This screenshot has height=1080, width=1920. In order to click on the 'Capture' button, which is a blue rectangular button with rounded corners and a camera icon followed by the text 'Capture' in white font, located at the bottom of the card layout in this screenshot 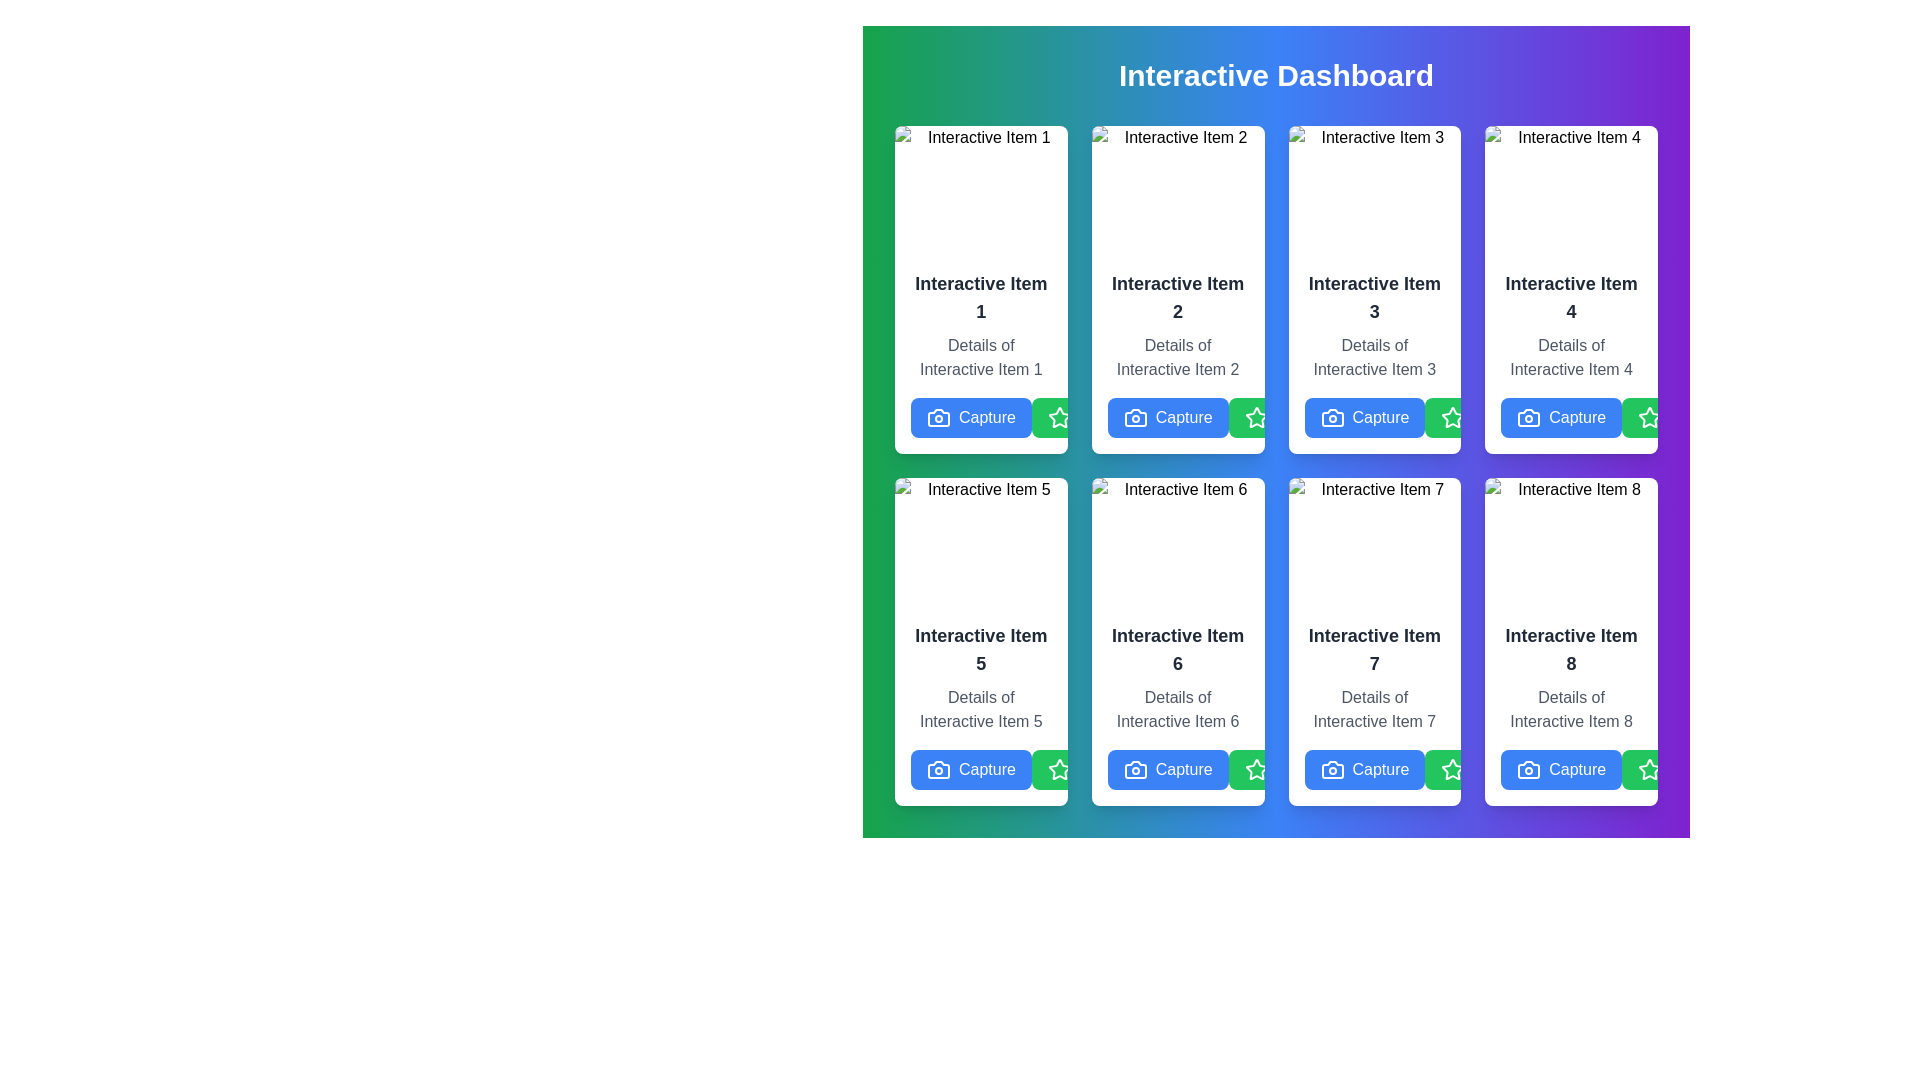, I will do `click(1168, 769)`.